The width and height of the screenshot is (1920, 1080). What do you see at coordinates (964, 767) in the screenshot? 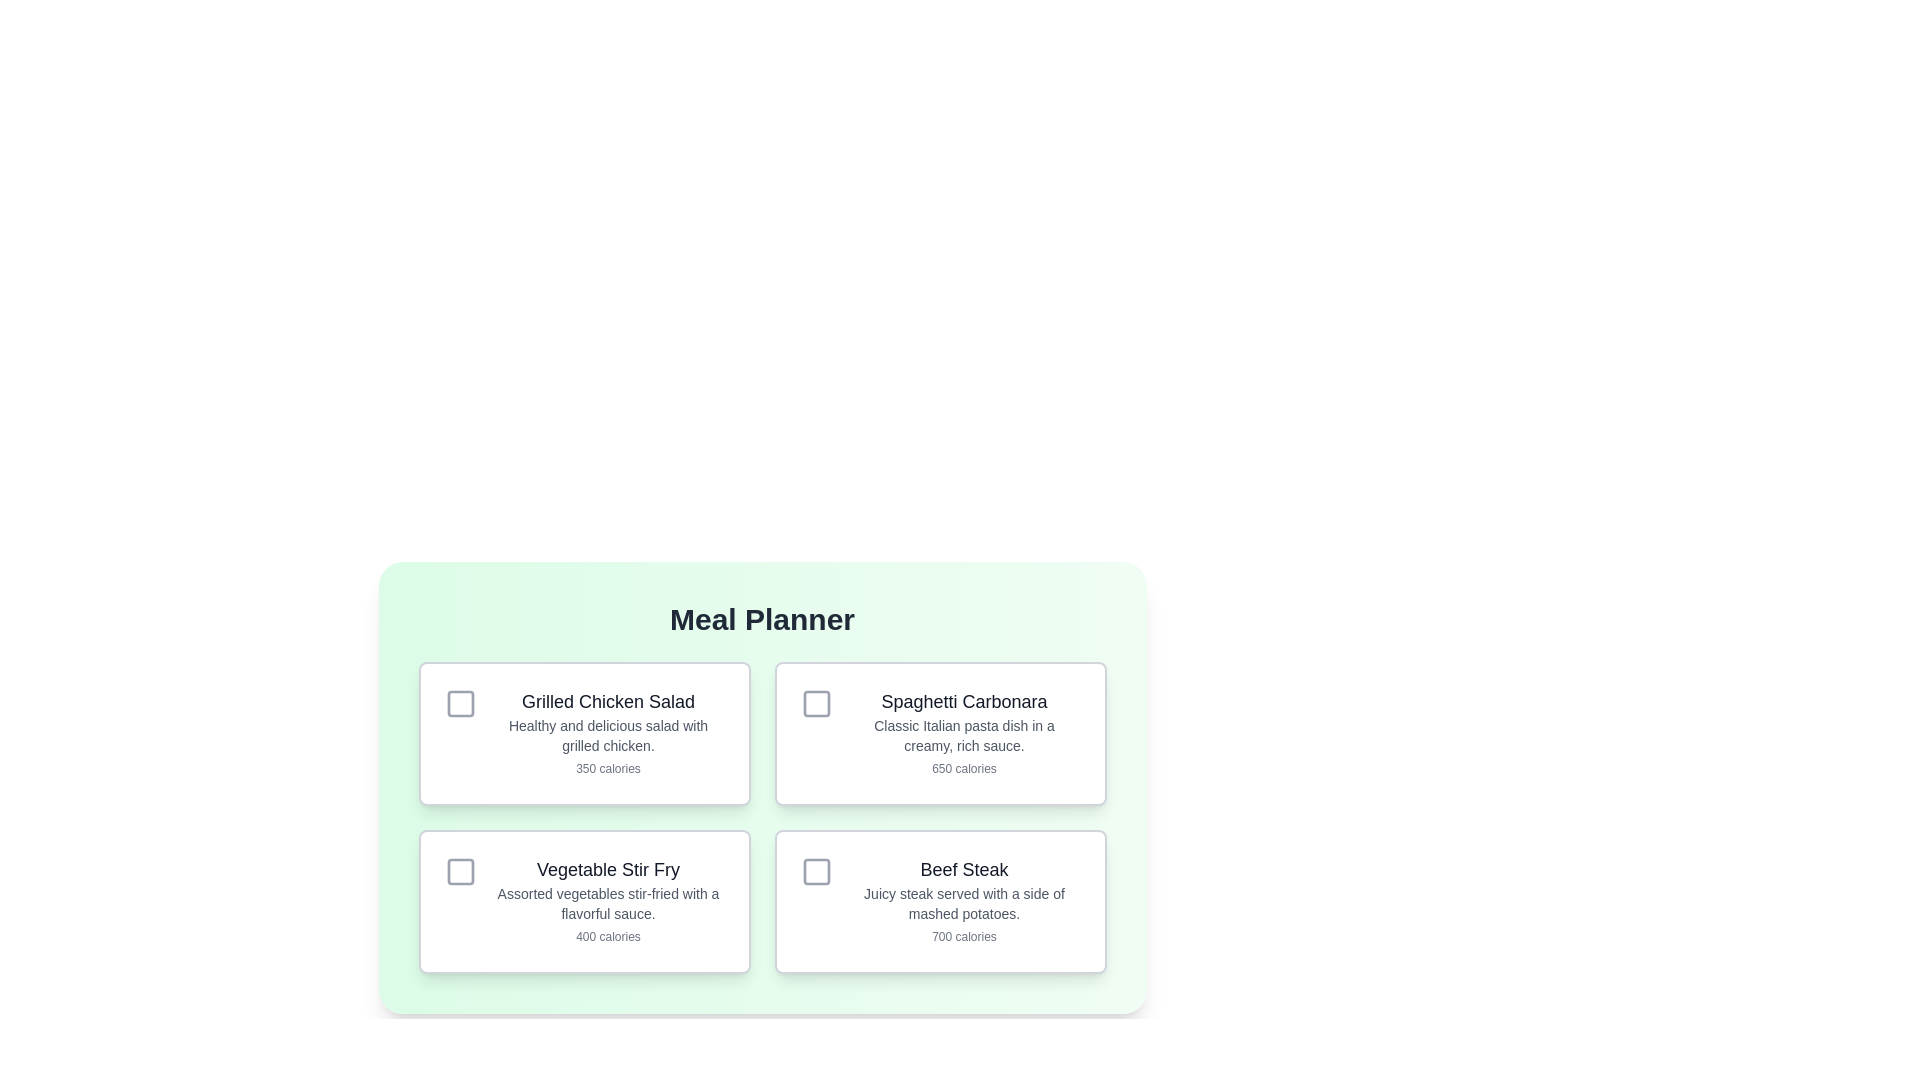
I see `the informational label indicating the calorie count of 'Spaghetti Carbonara', located at the bottom of the content box and aligned to the center horizontally` at bounding box center [964, 767].